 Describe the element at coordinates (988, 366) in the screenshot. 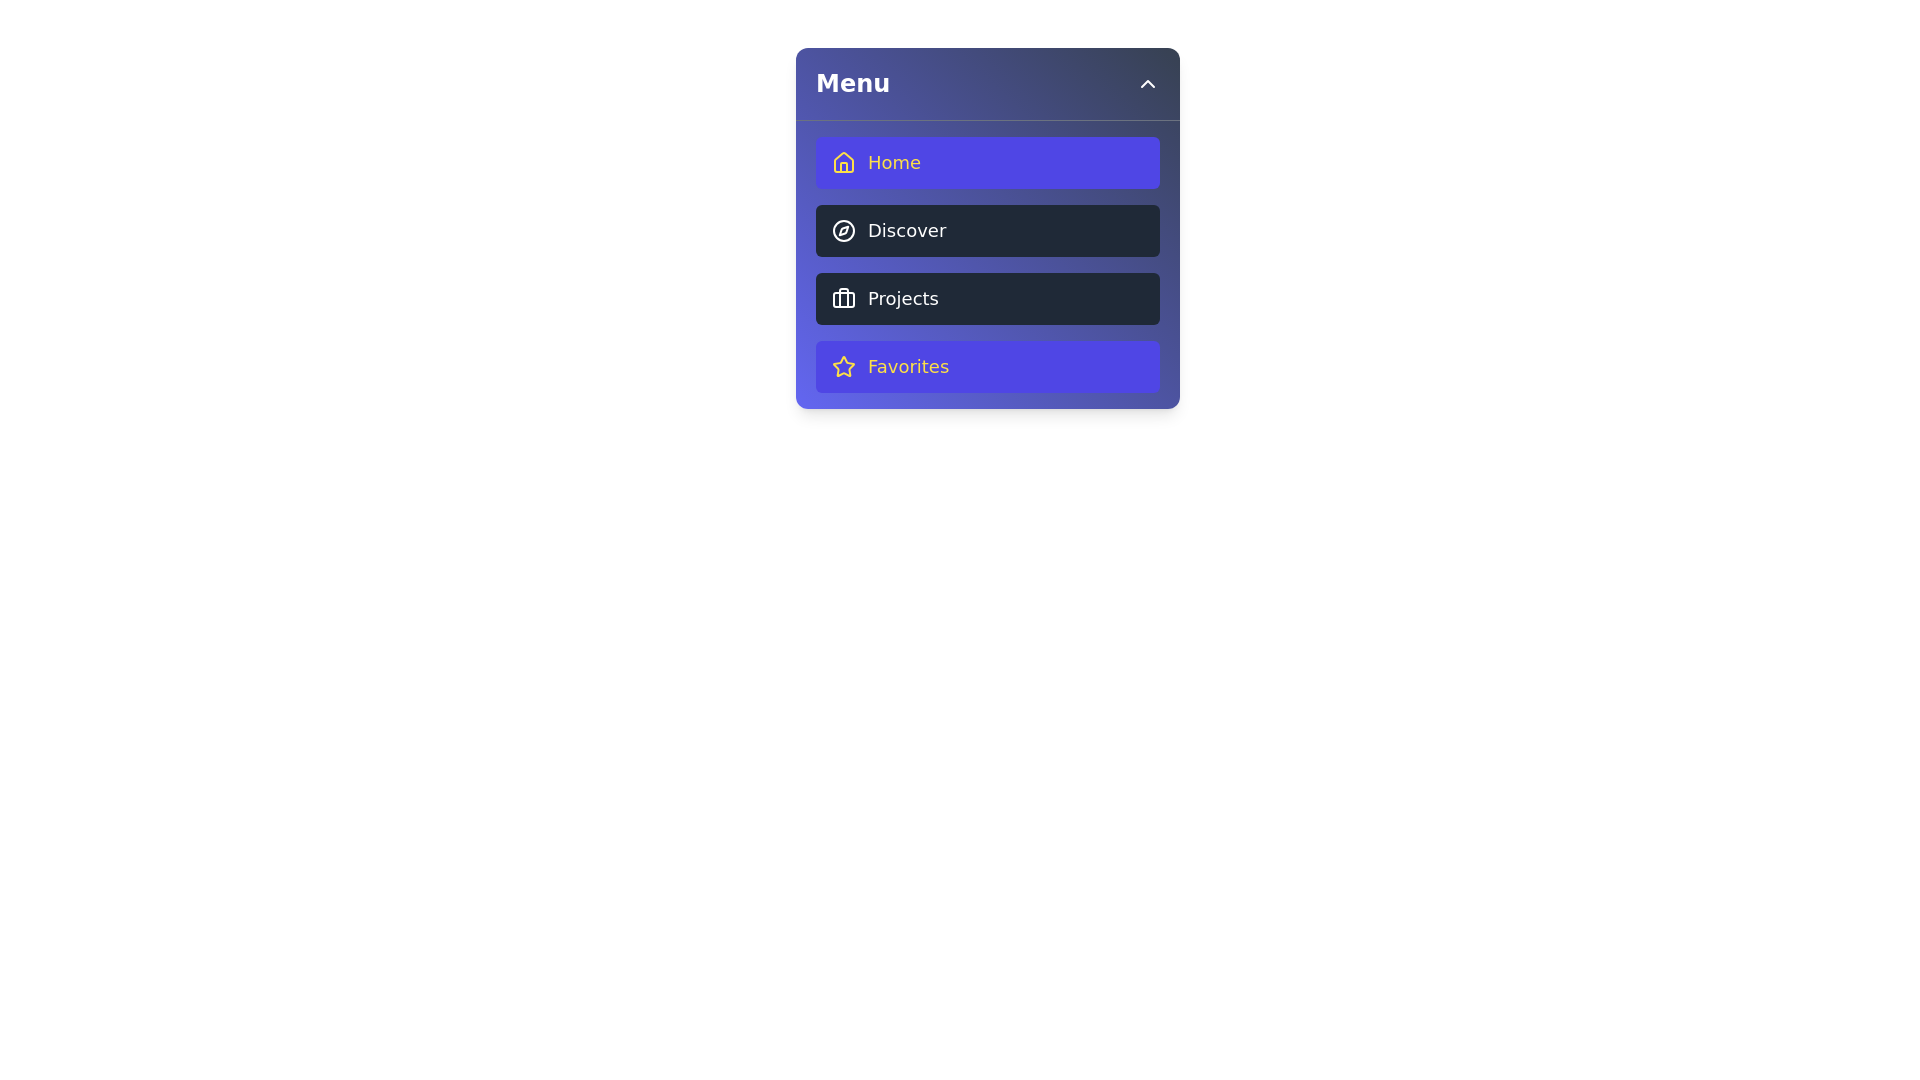

I see `the menu item Favorites to navigate or activate its functionality` at that location.